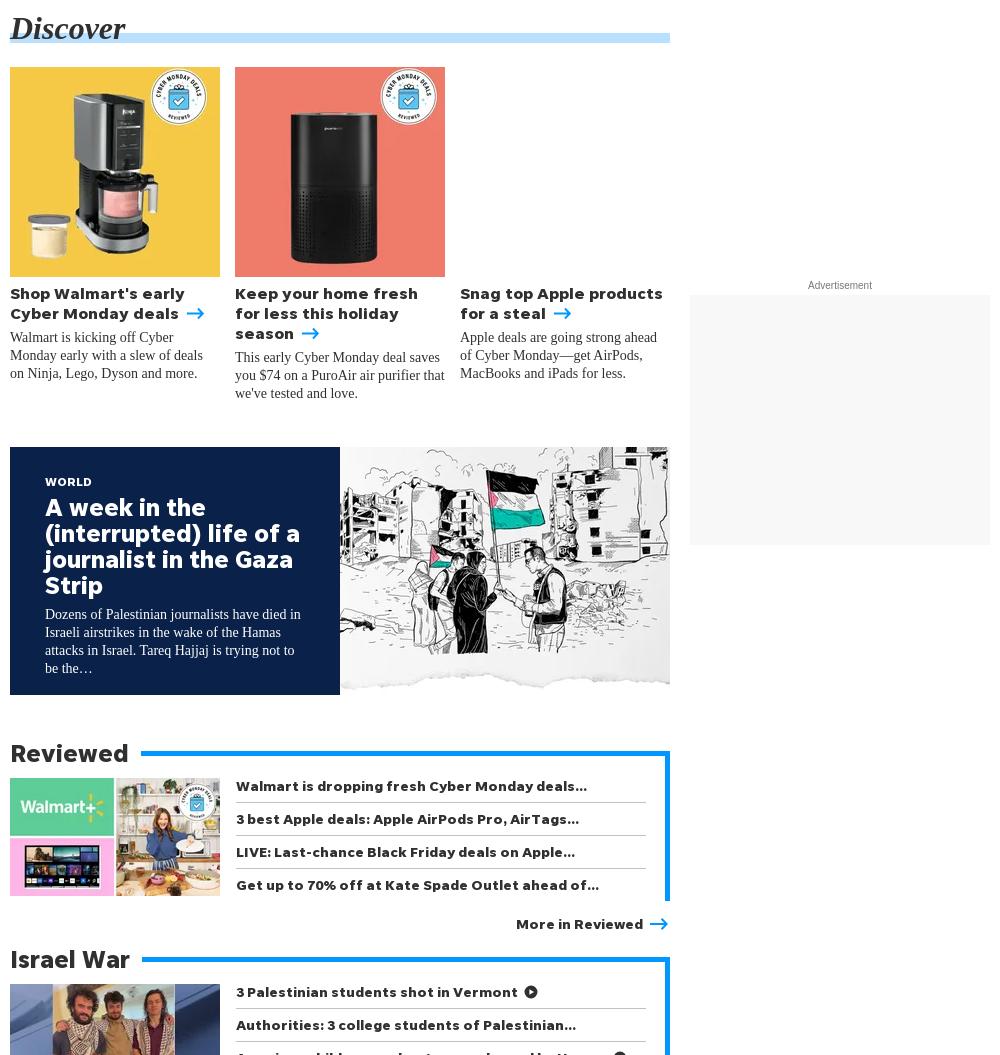 The width and height of the screenshot is (1000, 1055). What do you see at coordinates (325, 312) in the screenshot?
I see `'Keep your home fresh for less this holiday season'` at bounding box center [325, 312].